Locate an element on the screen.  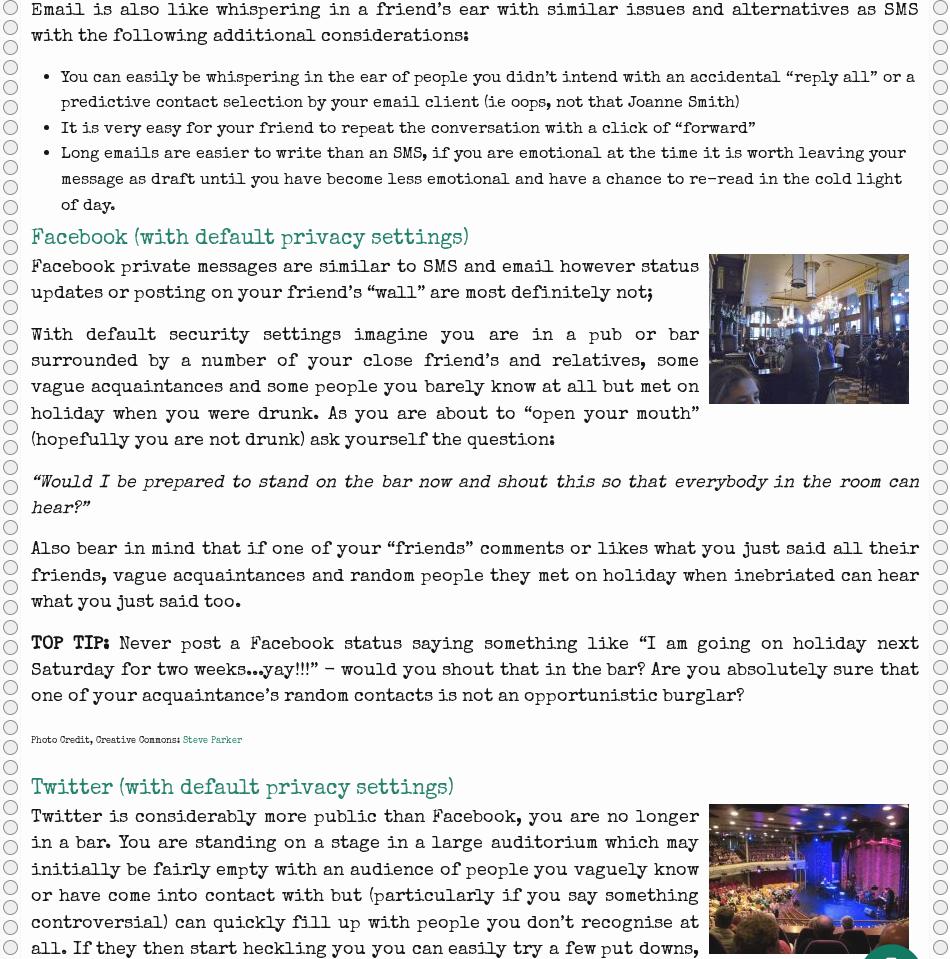
'Never post a Facebook status saying something like “I am going on holiday next Saturday for two weeks...yay!!!” - would you shout that in the bar? Are you absolutely sure that one of your acquaintance’s random contacts is not an opportunistic burglar?' is located at coordinates (475, 668).